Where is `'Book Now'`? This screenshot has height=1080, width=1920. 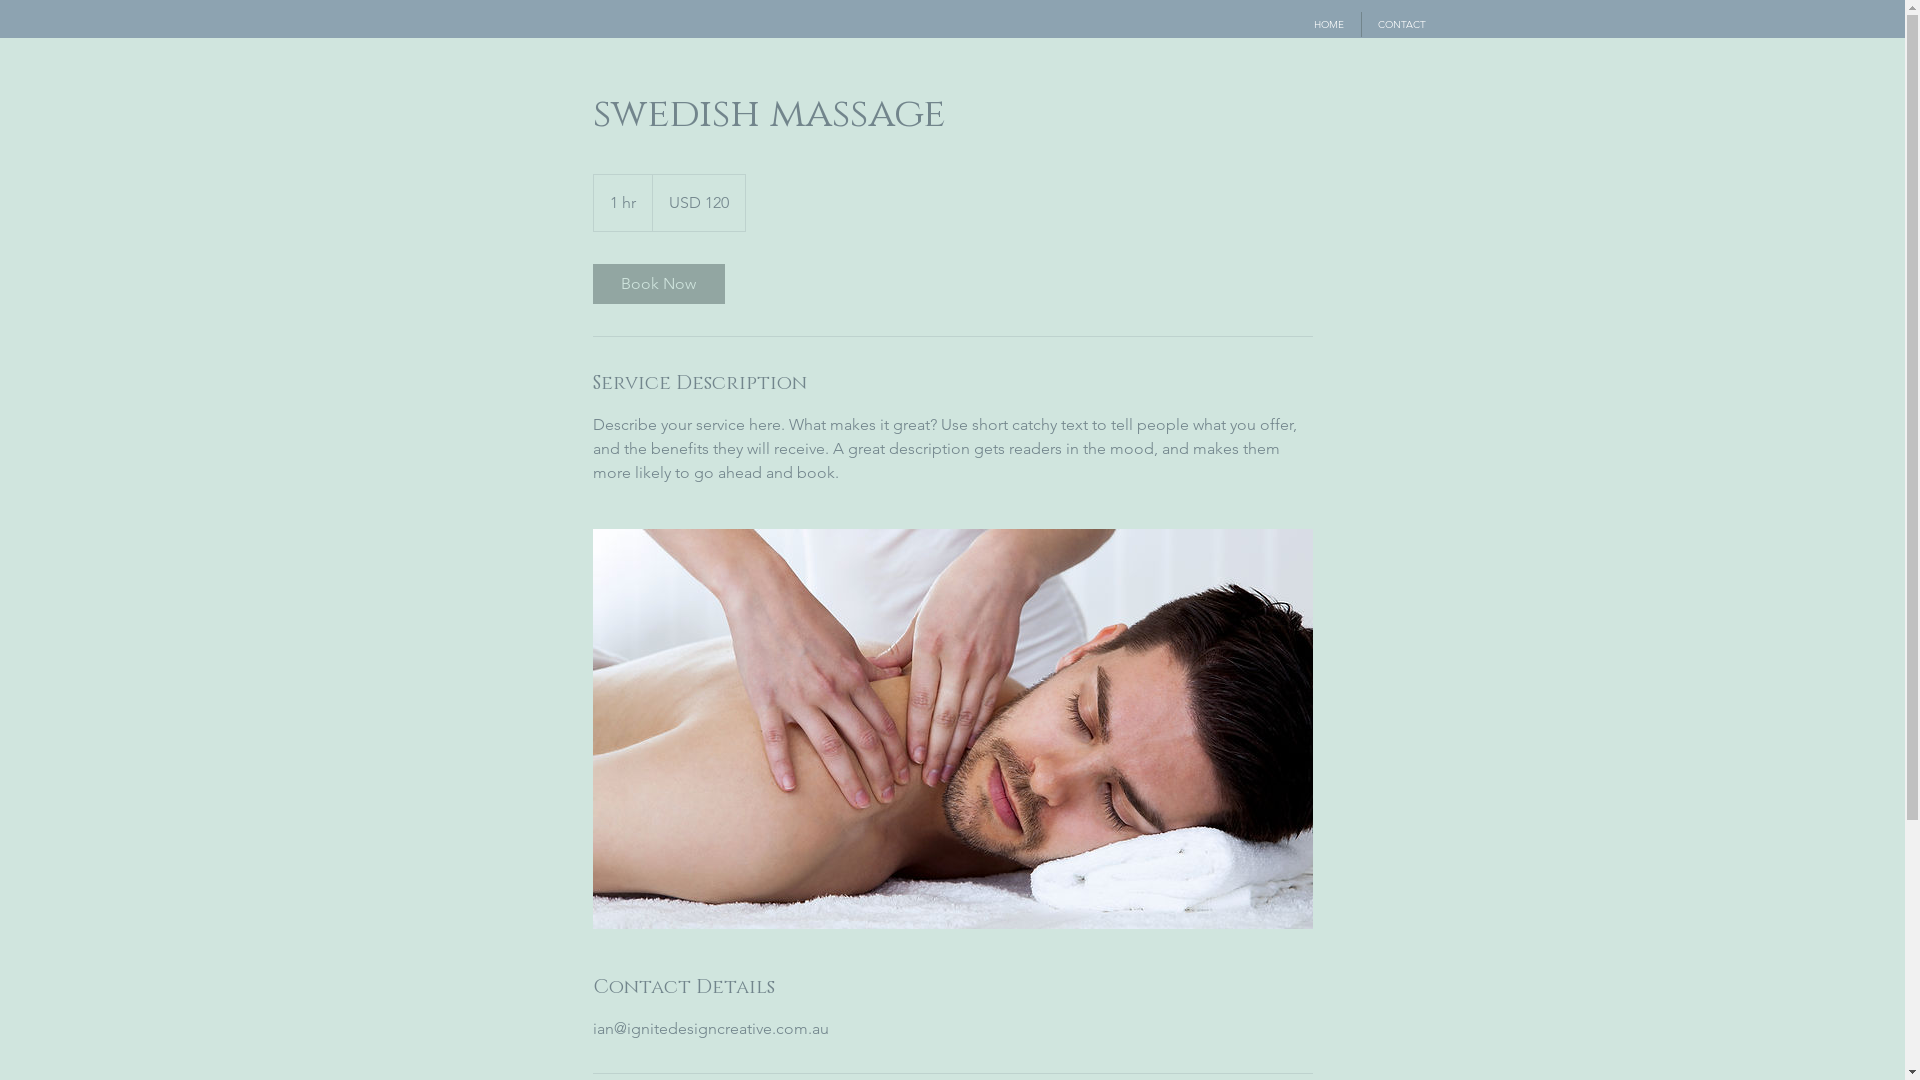 'Book Now' is located at coordinates (657, 284).